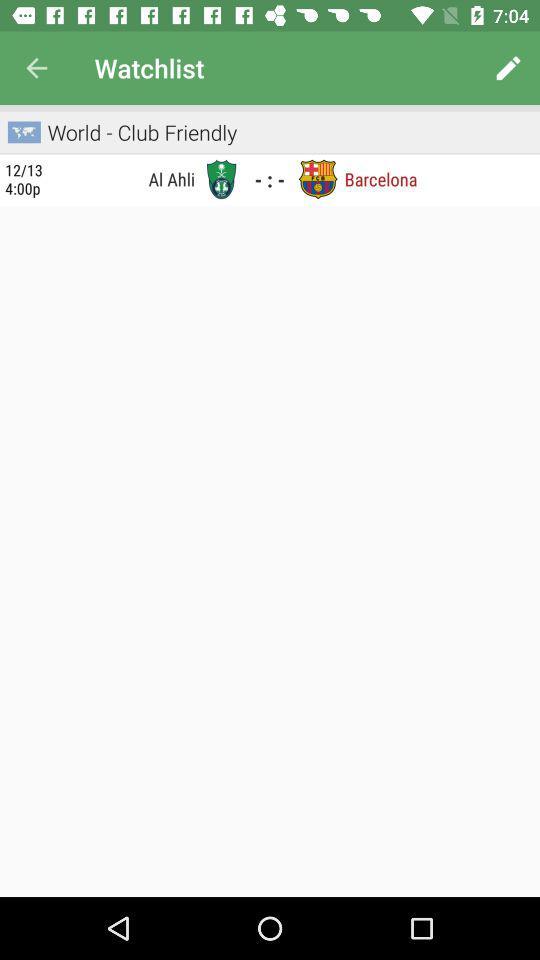 The width and height of the screenshot is (540, 960). What do you see at coordinates (125, 178) in the screenshot?
I see `the icon next to the 12 13 4 icon` at bounding box center [125, 178].